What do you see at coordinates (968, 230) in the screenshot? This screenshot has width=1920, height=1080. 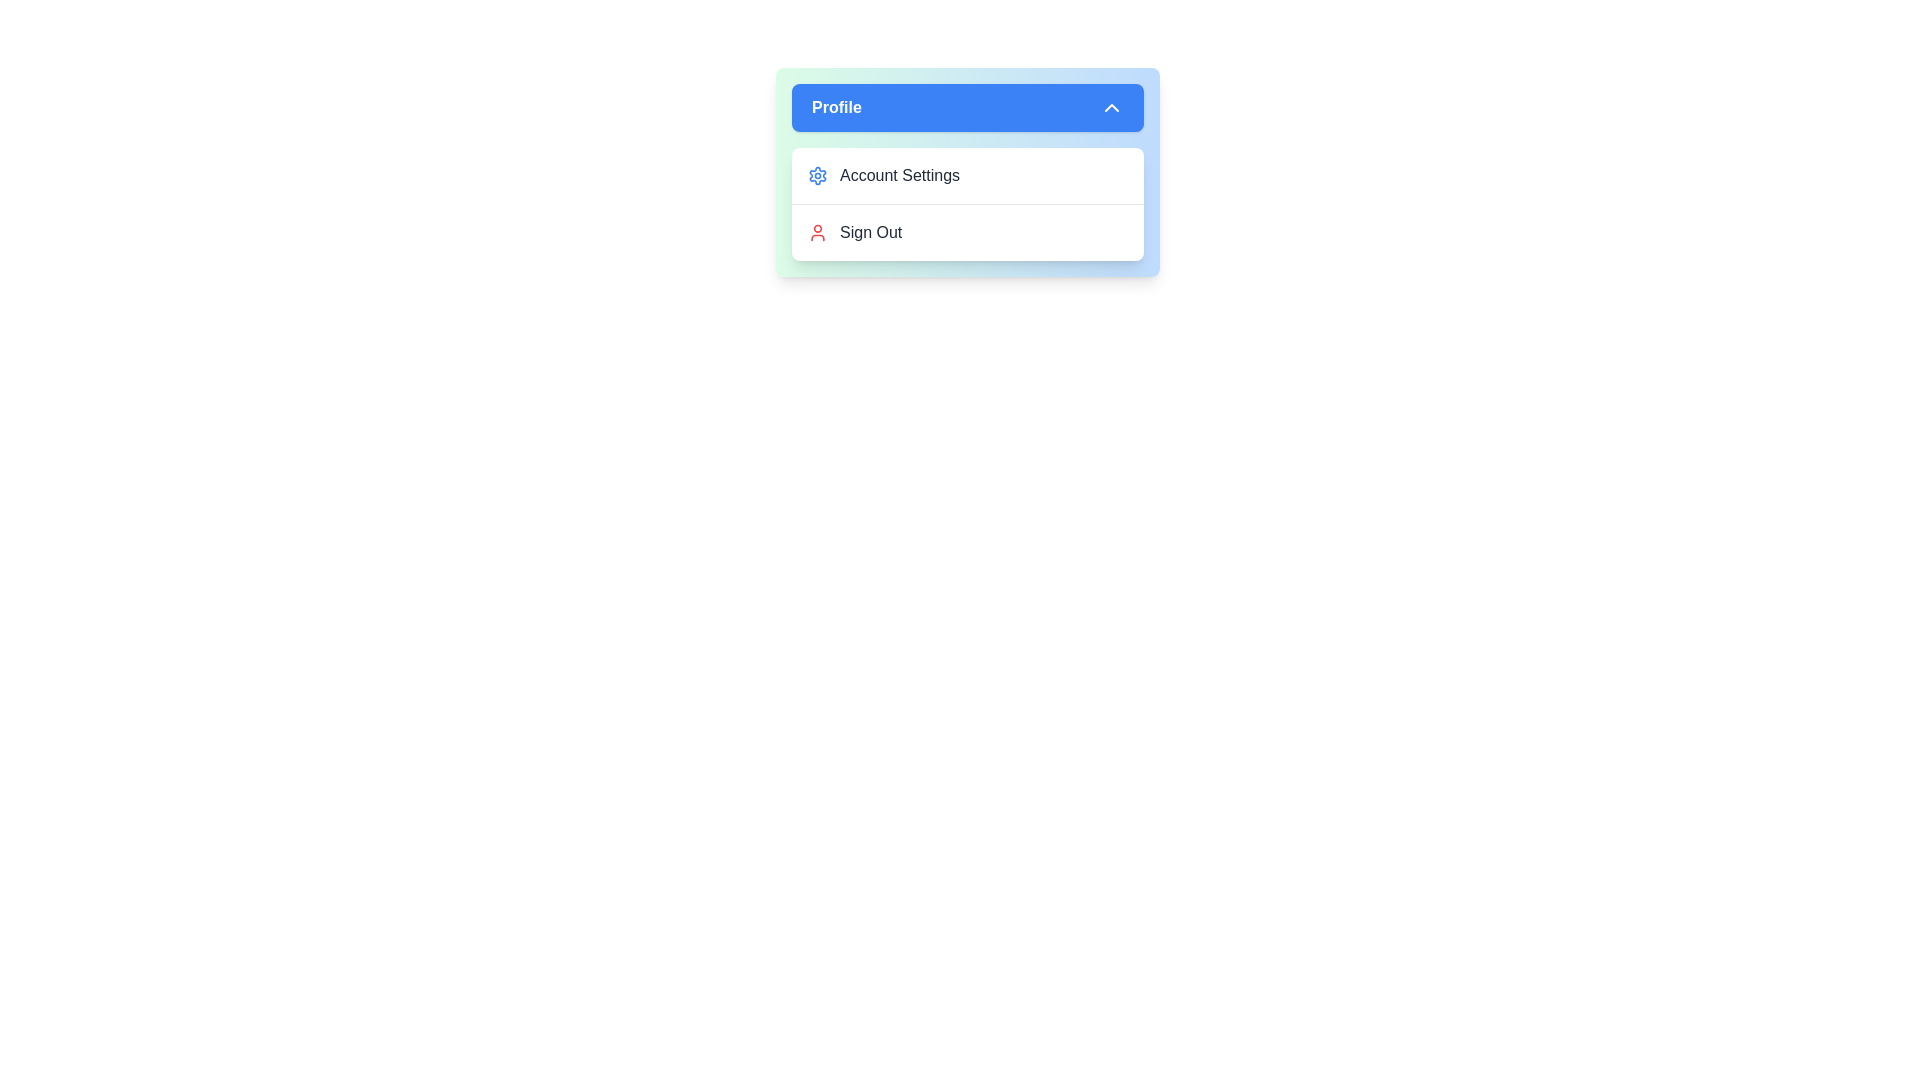 I see `the 'Sign Out' option in the ProfileMenu` at bounding box center [968, 230].